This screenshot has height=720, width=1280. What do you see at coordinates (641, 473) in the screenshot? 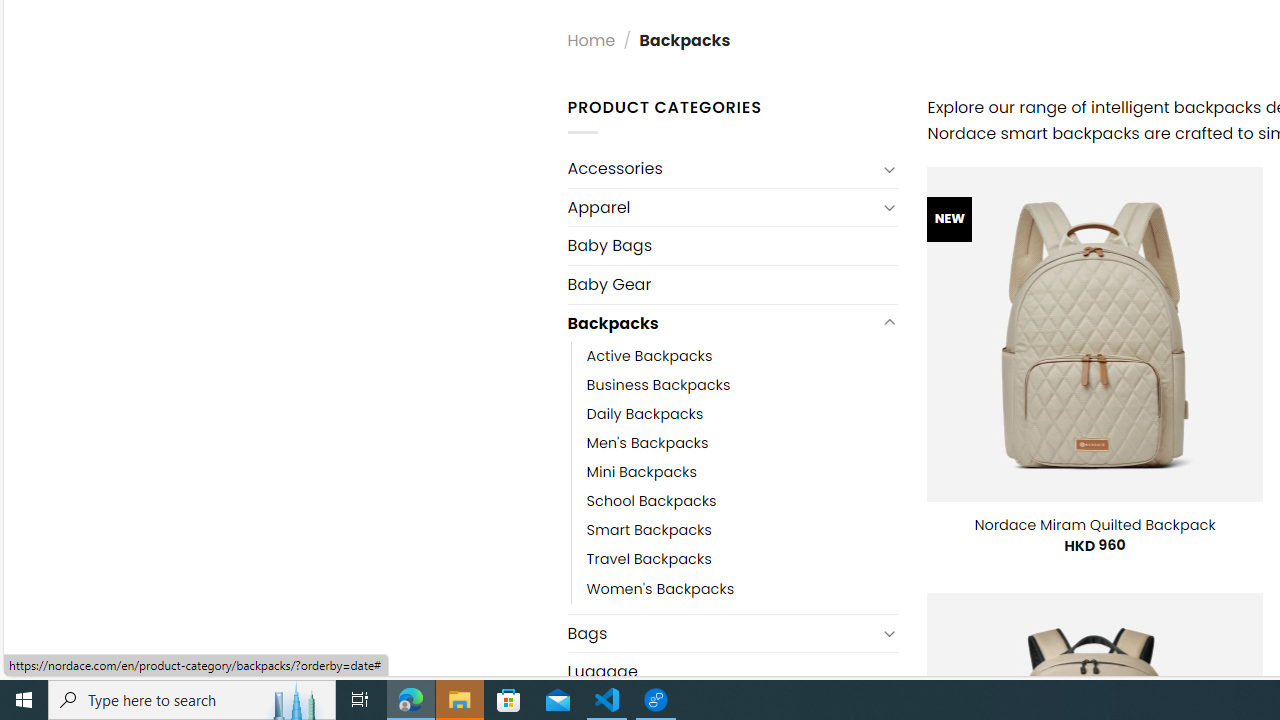
I see `'Mini Backpacks'` at bounding box center [641, 473].